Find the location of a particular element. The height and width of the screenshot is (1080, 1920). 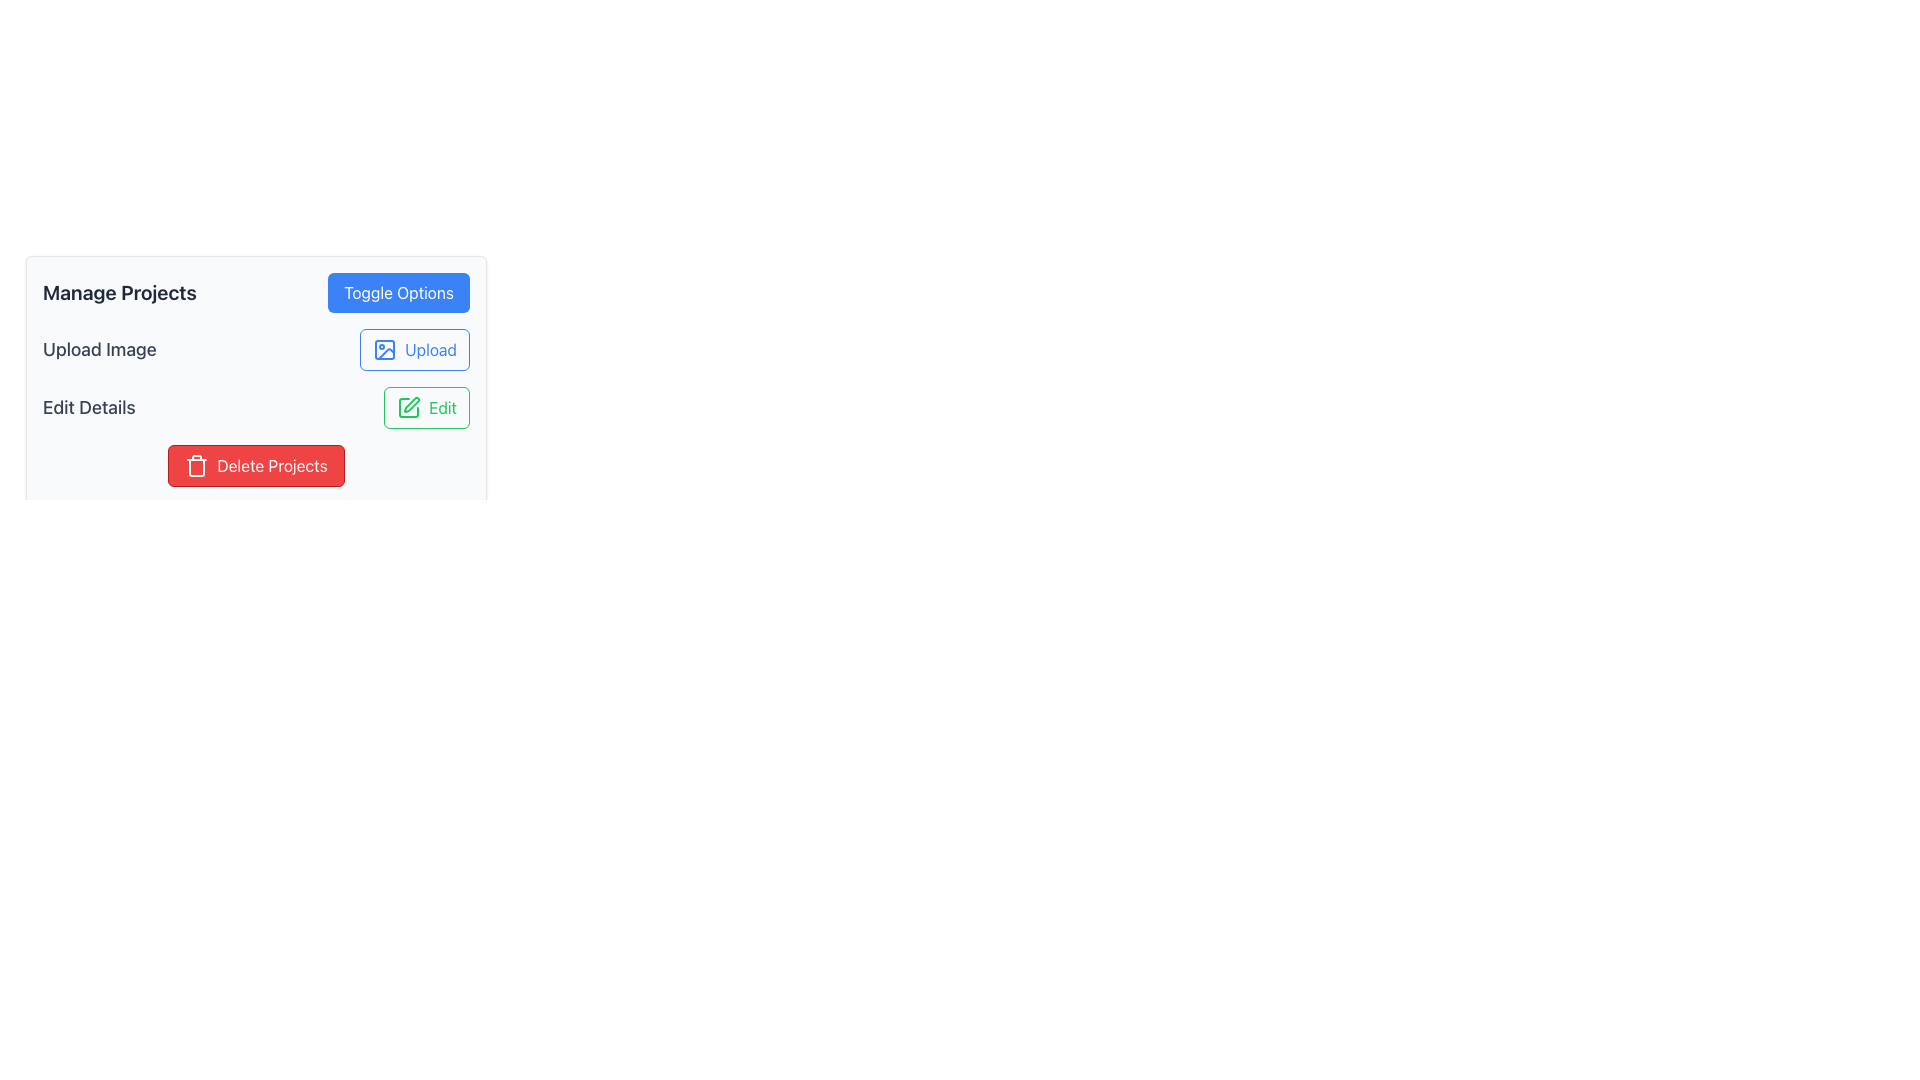

the red 'Delete Projects' button with a trash icon located below the 'Edit Details' button in the 'Manage Projects' panel is located at coordinates (255, 466).